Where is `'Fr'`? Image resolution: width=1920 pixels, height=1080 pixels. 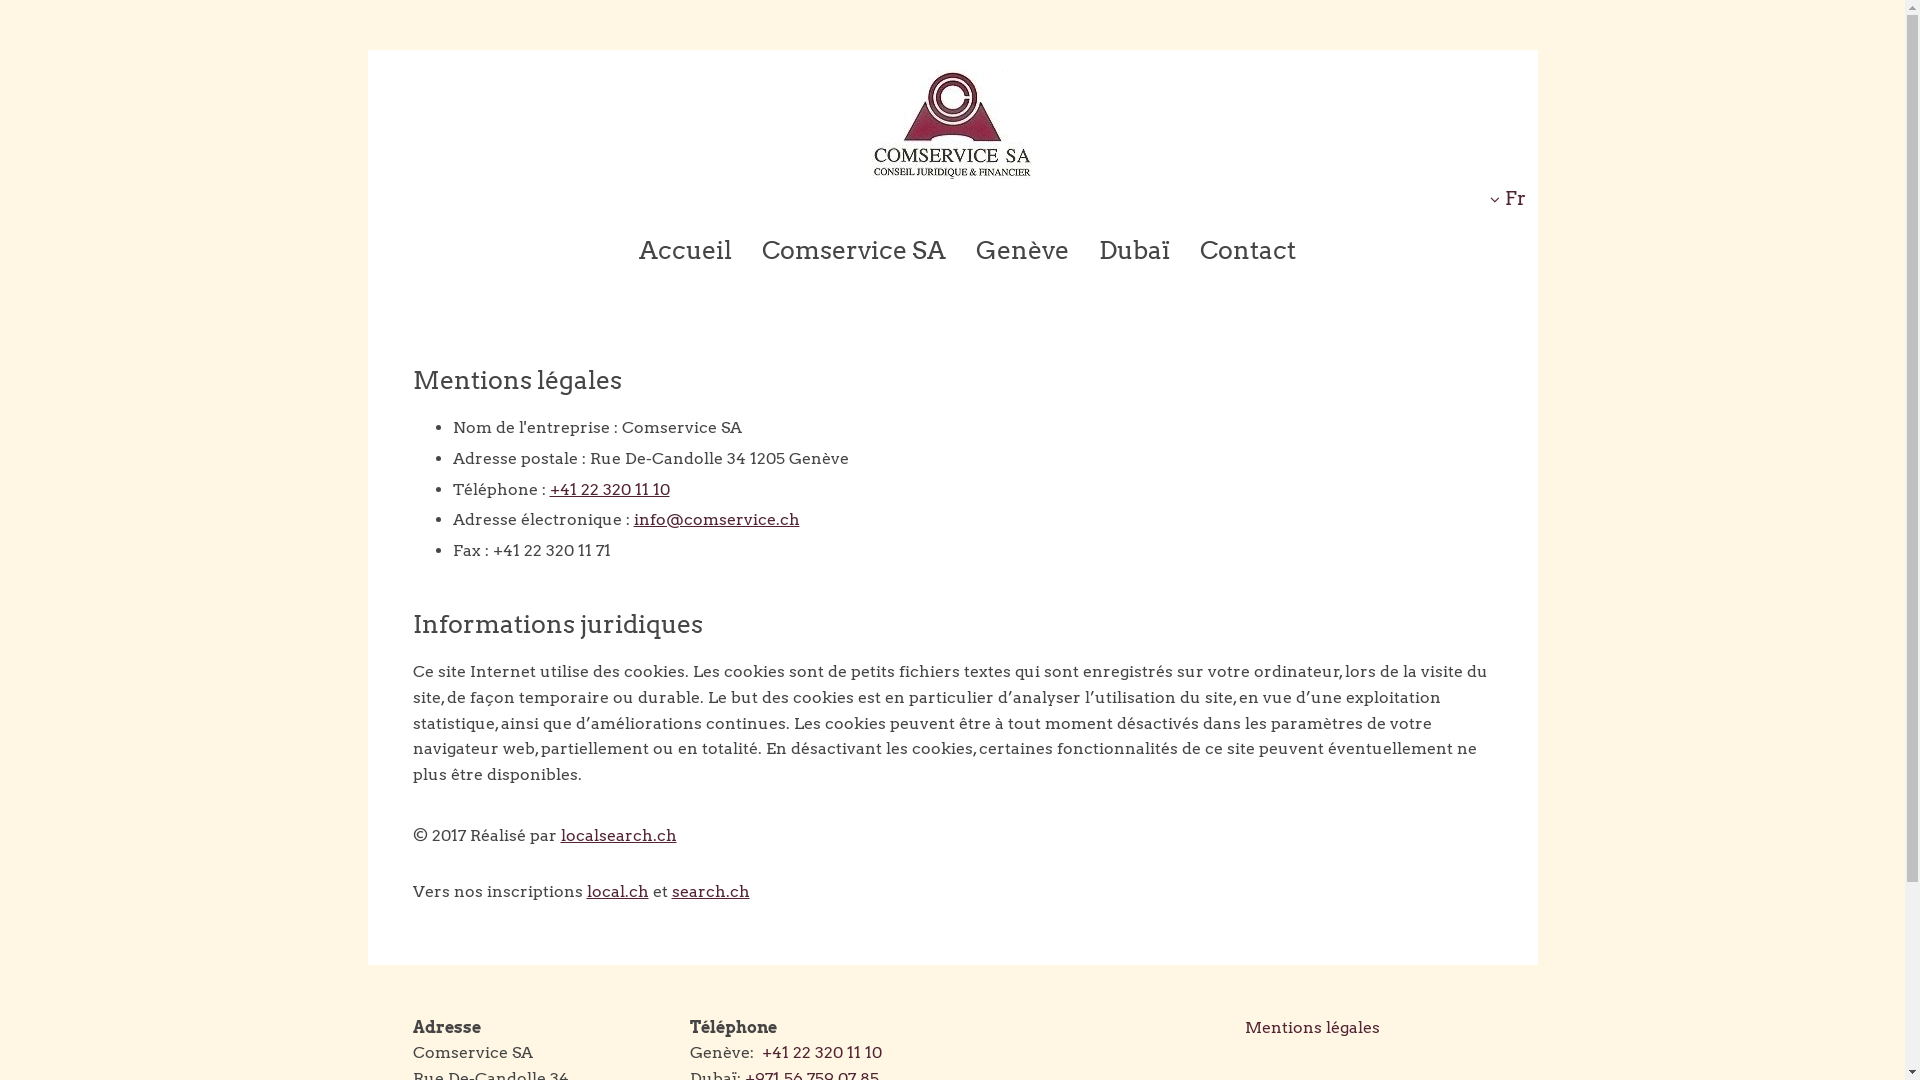 'Fr' is located at coordinates (1507, 198).